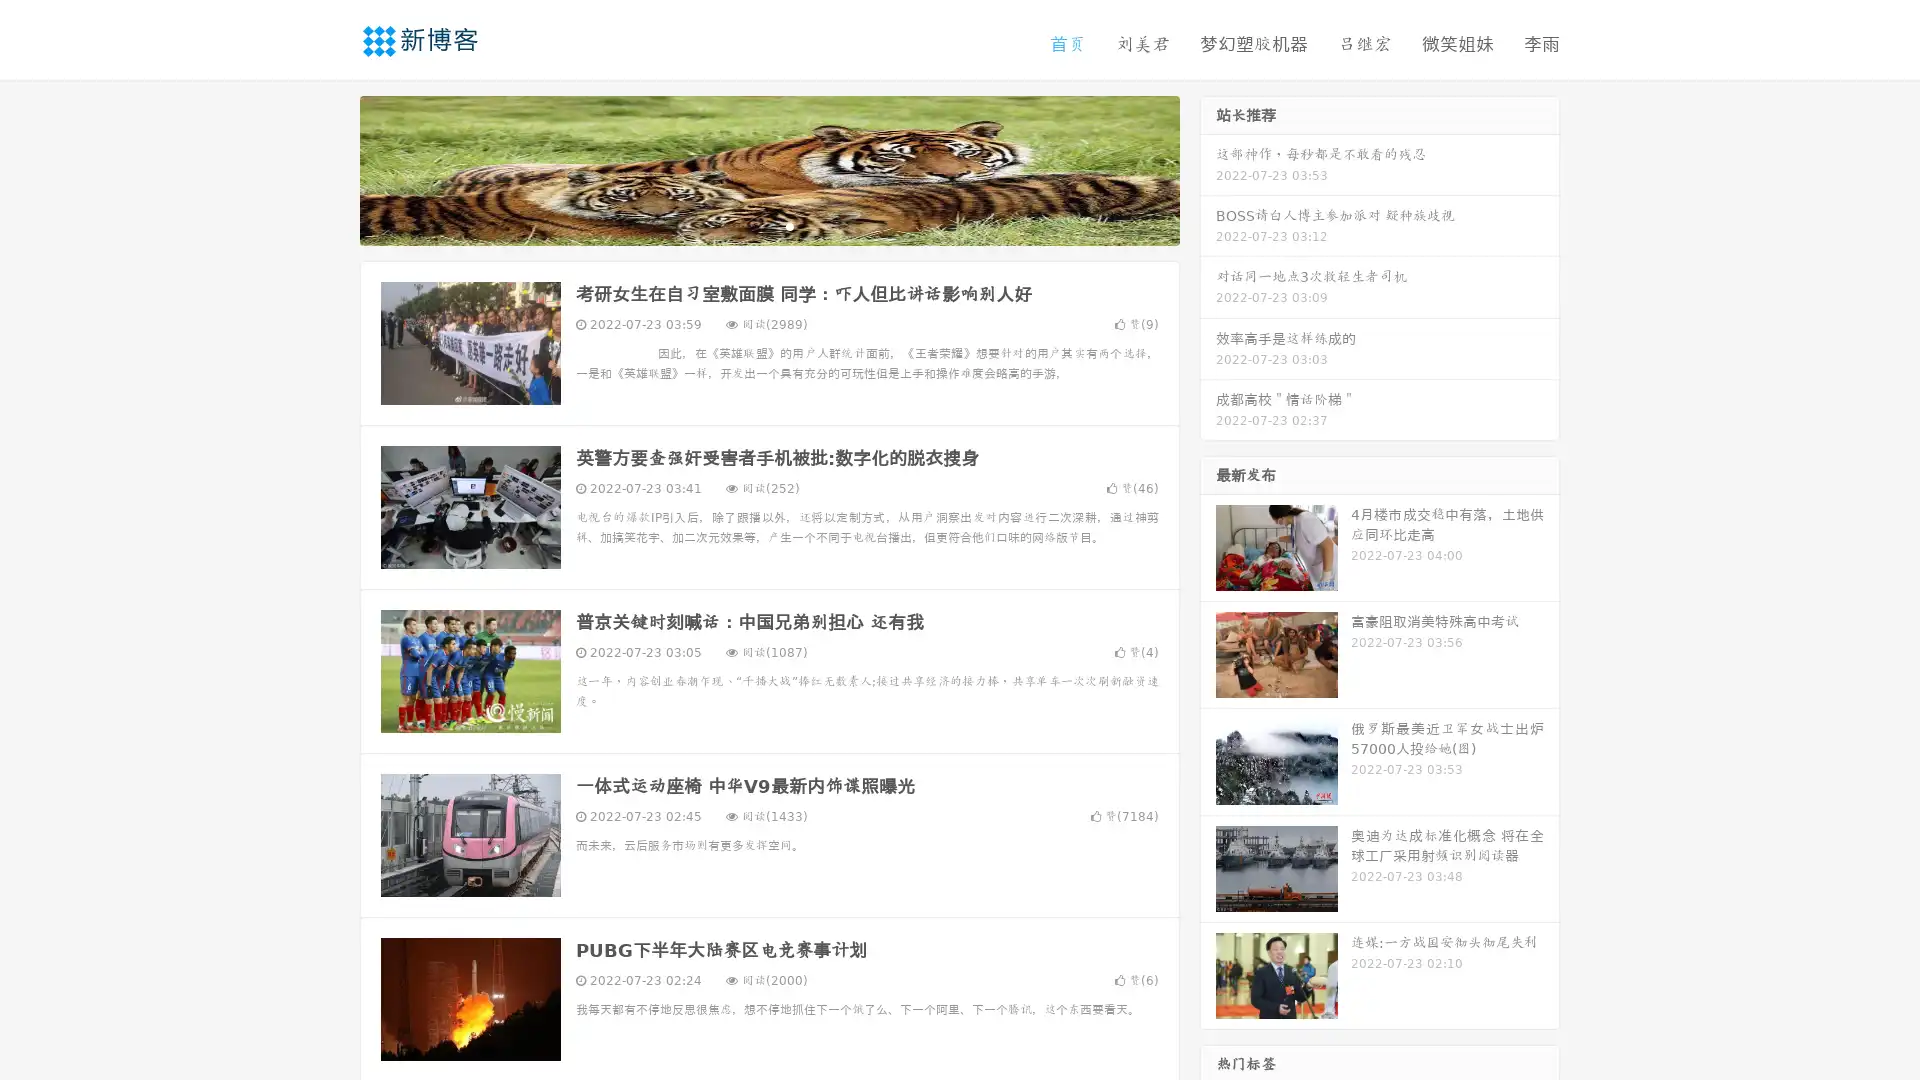 The width and height of the screenshot is (1920, 1080). What do you see at coordinates (748, 225) in the screenshot?
I see `Go to slide 1` at bounding box center [748, 225].